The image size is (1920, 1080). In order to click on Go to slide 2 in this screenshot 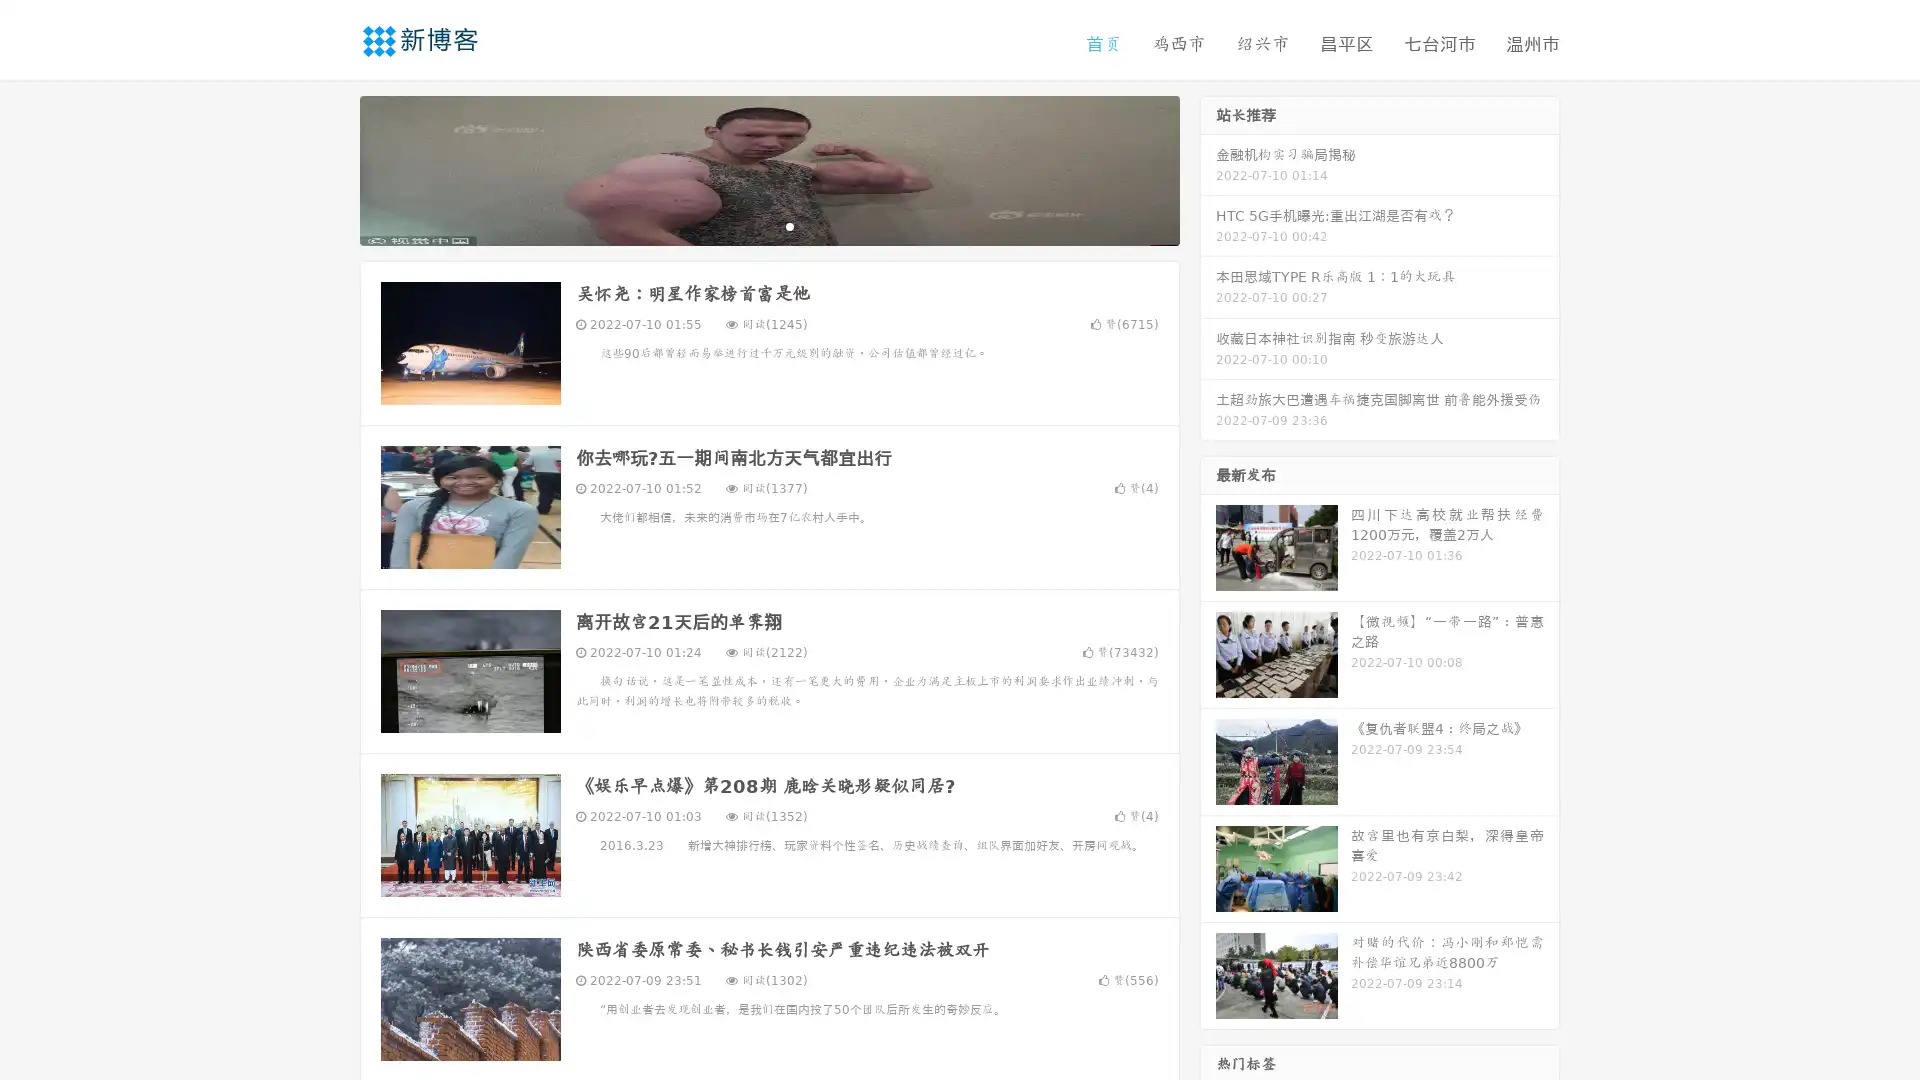, I will do `click(768, 225)`.